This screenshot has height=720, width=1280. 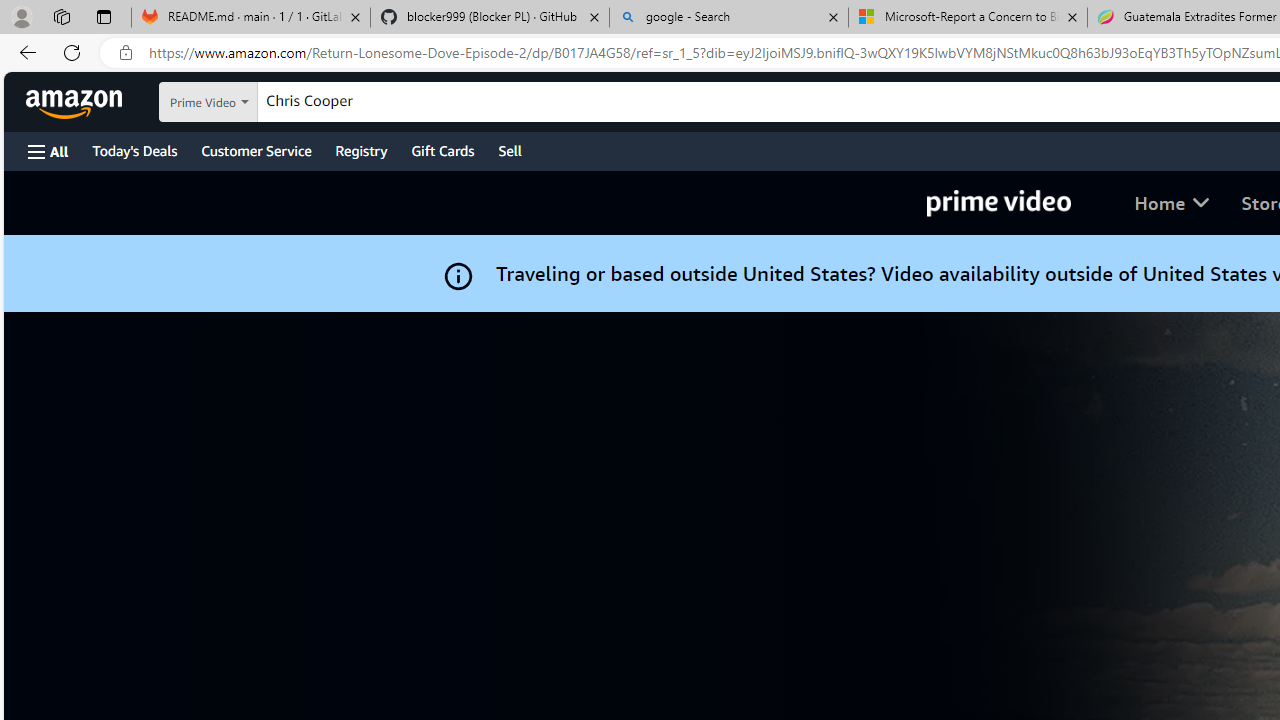 I want to click on 'Amazon', so click(x=76, y=101).